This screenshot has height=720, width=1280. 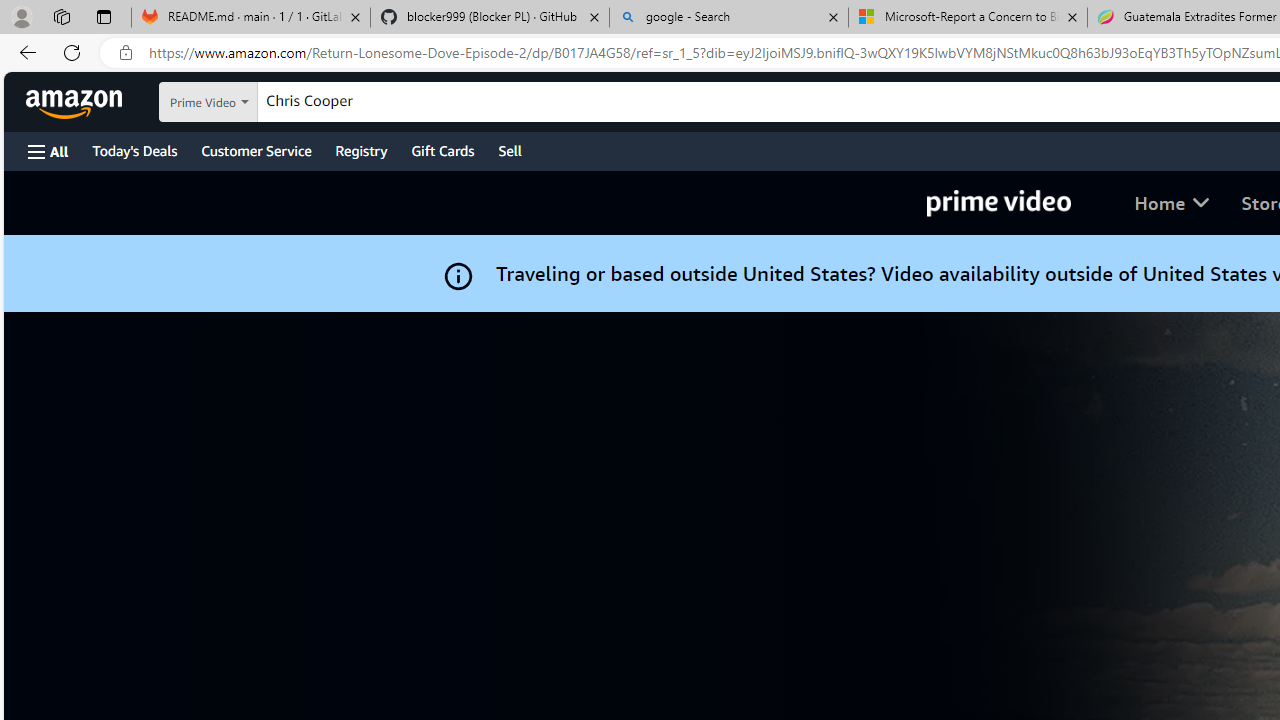 I want to click on 'Amazon', so click(x=76, y=101).